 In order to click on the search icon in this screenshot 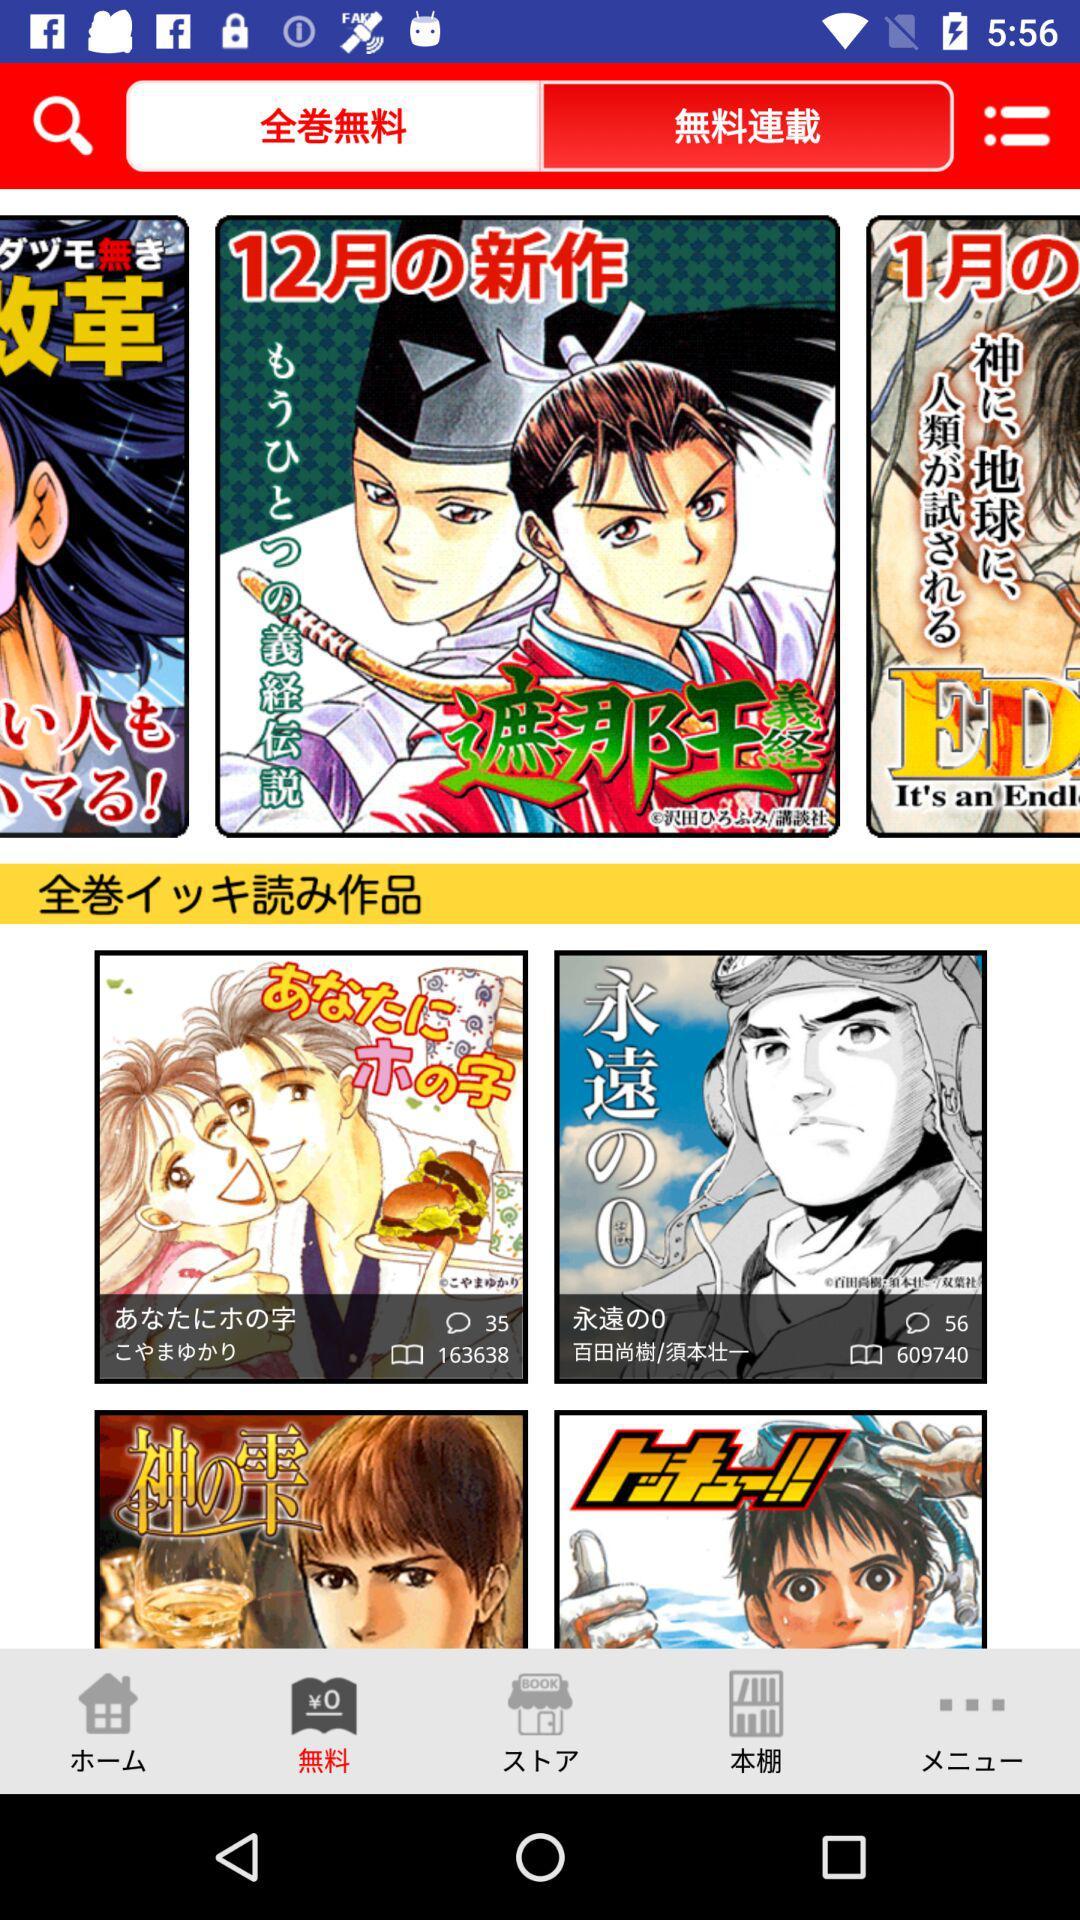, I will do `click(61, 124)`.